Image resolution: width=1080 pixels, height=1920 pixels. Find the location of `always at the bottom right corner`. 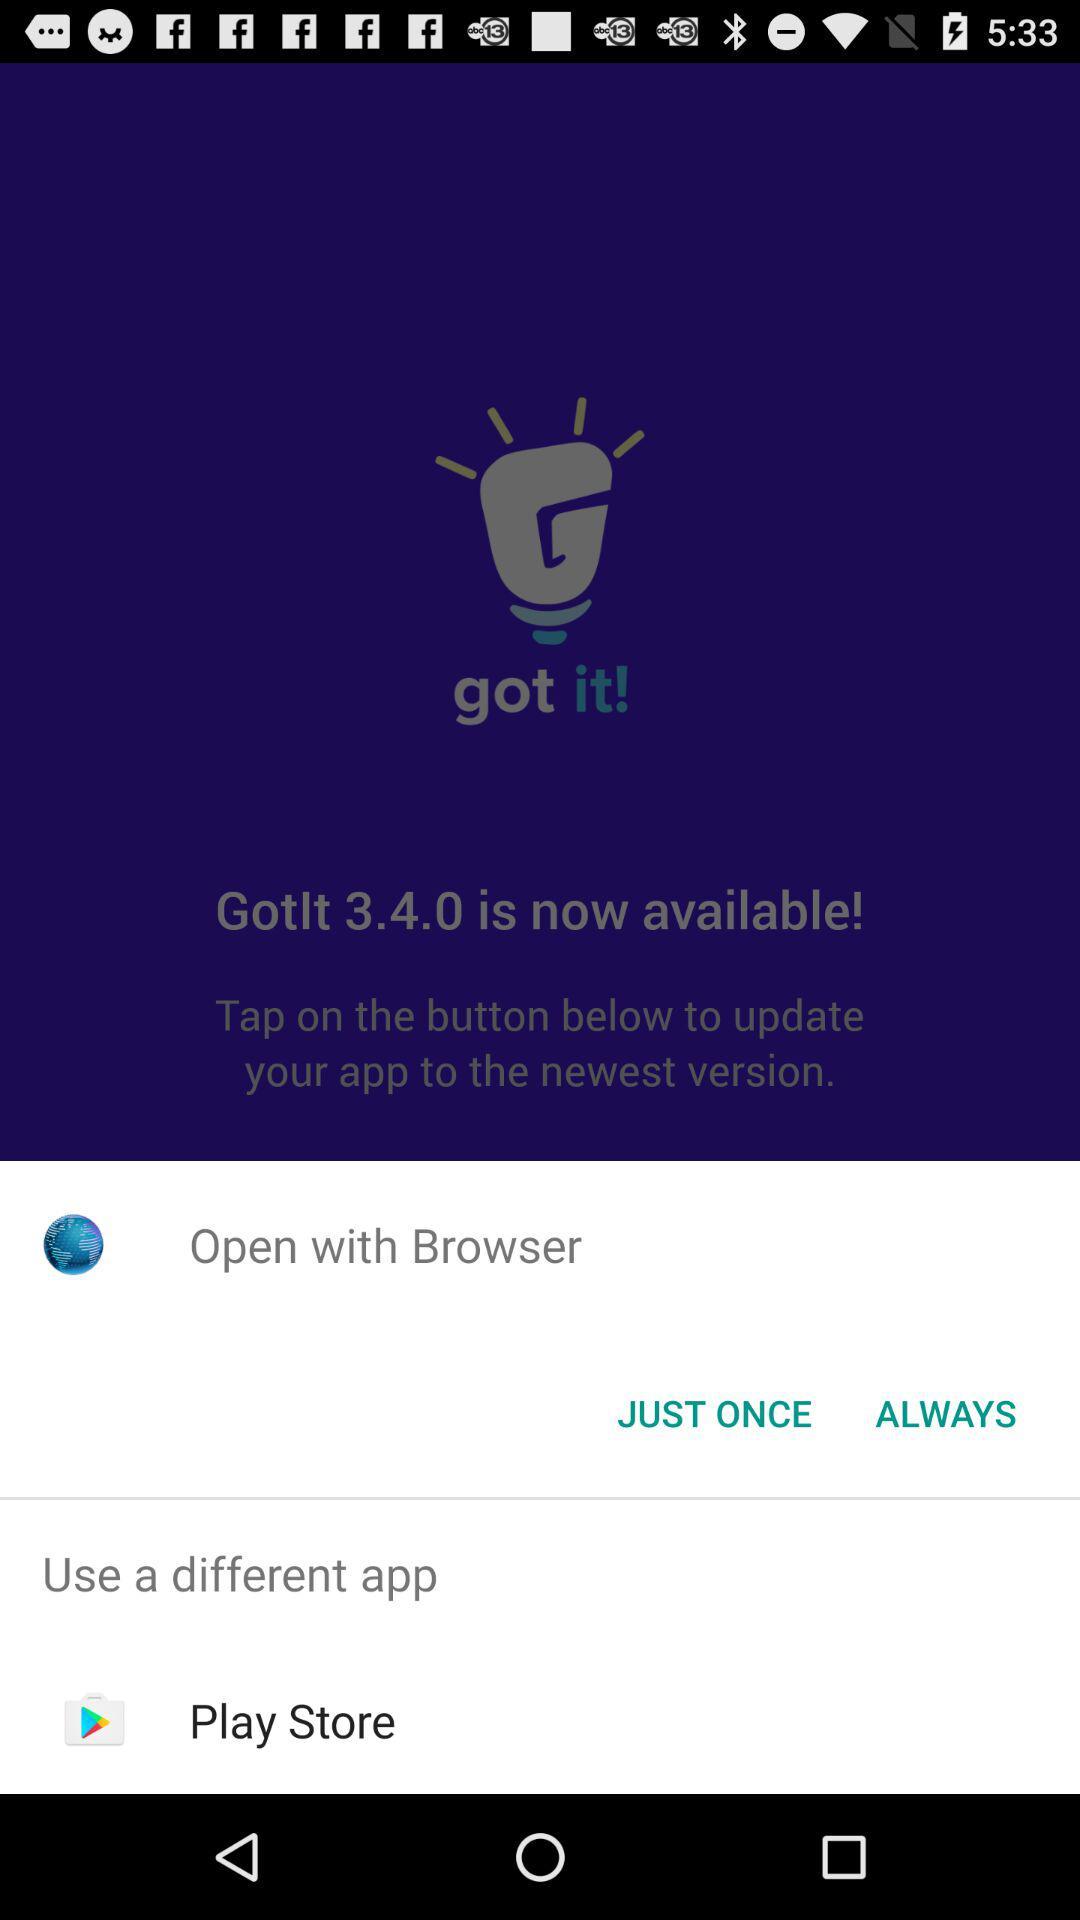

always at the bottom right corner is located at coordinates (945, 1411).